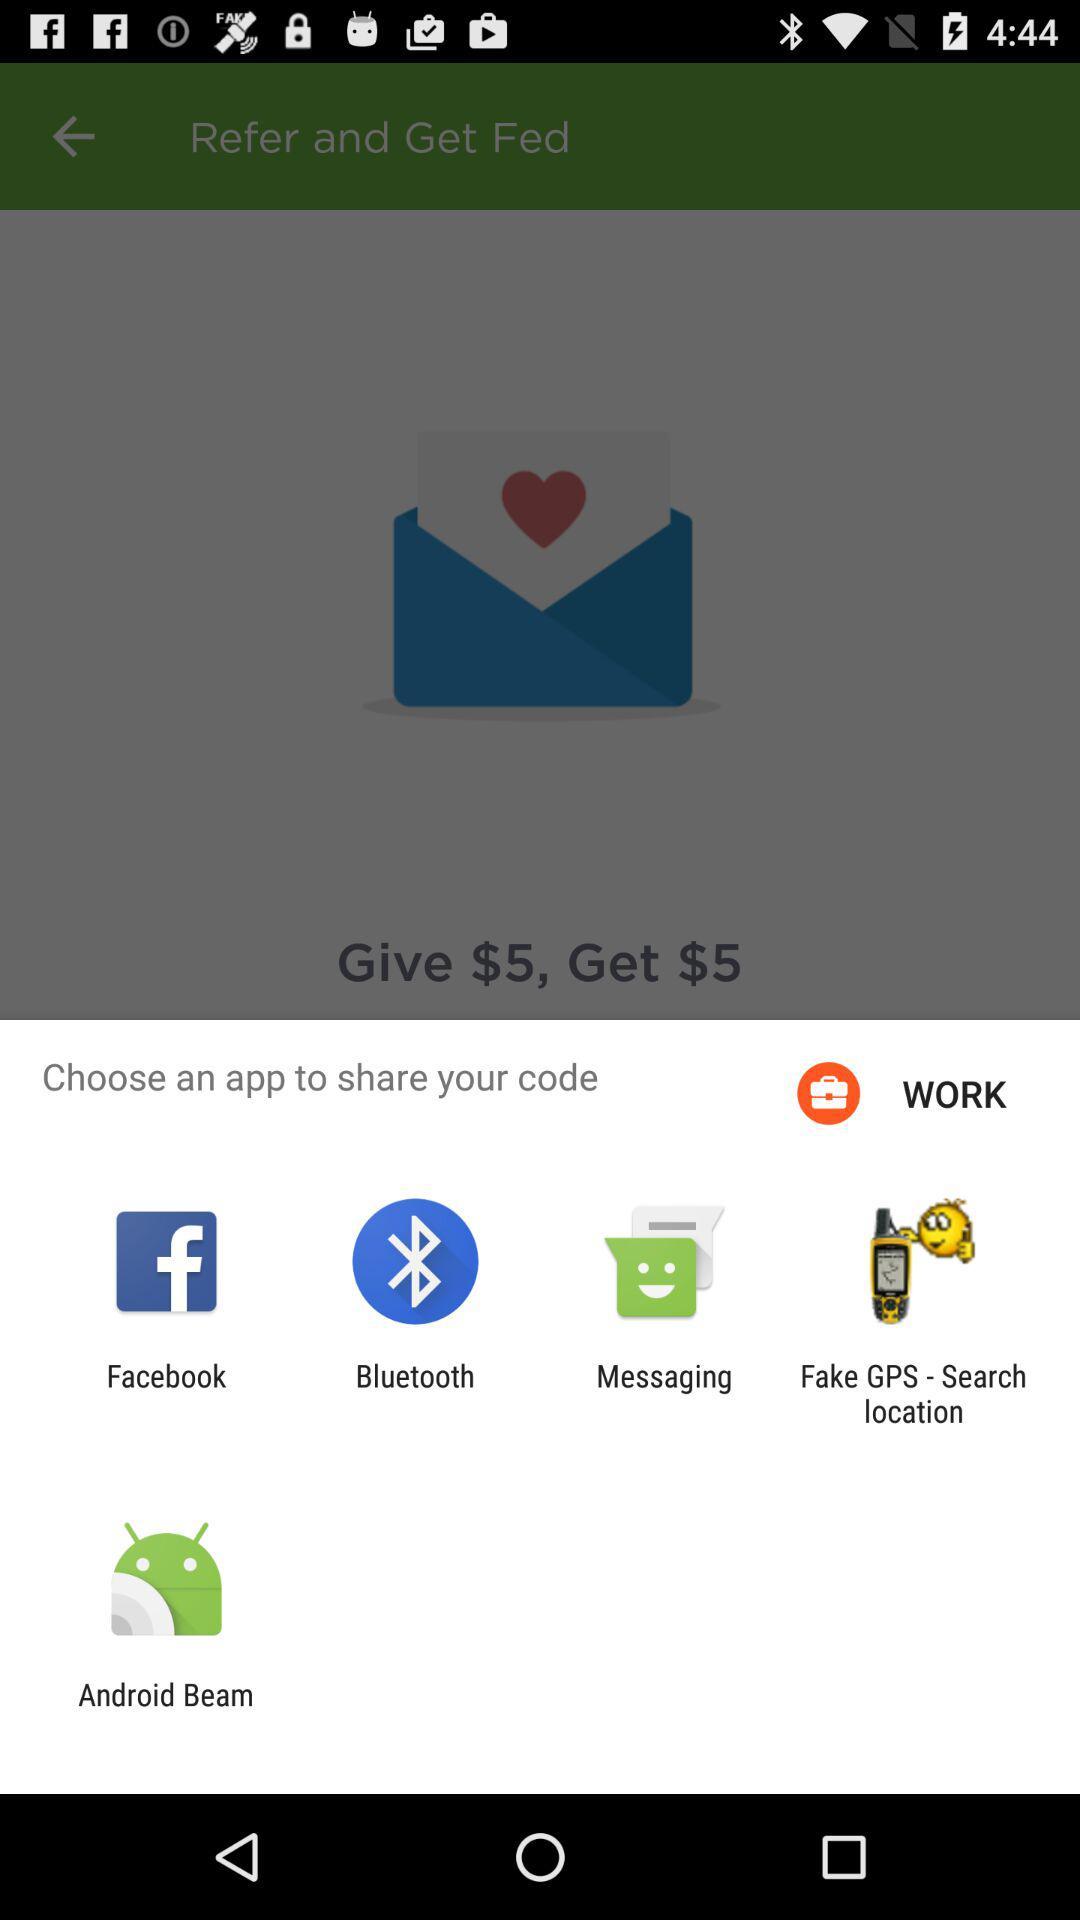  I want to click on fake gps search app, so click(913, 1392).